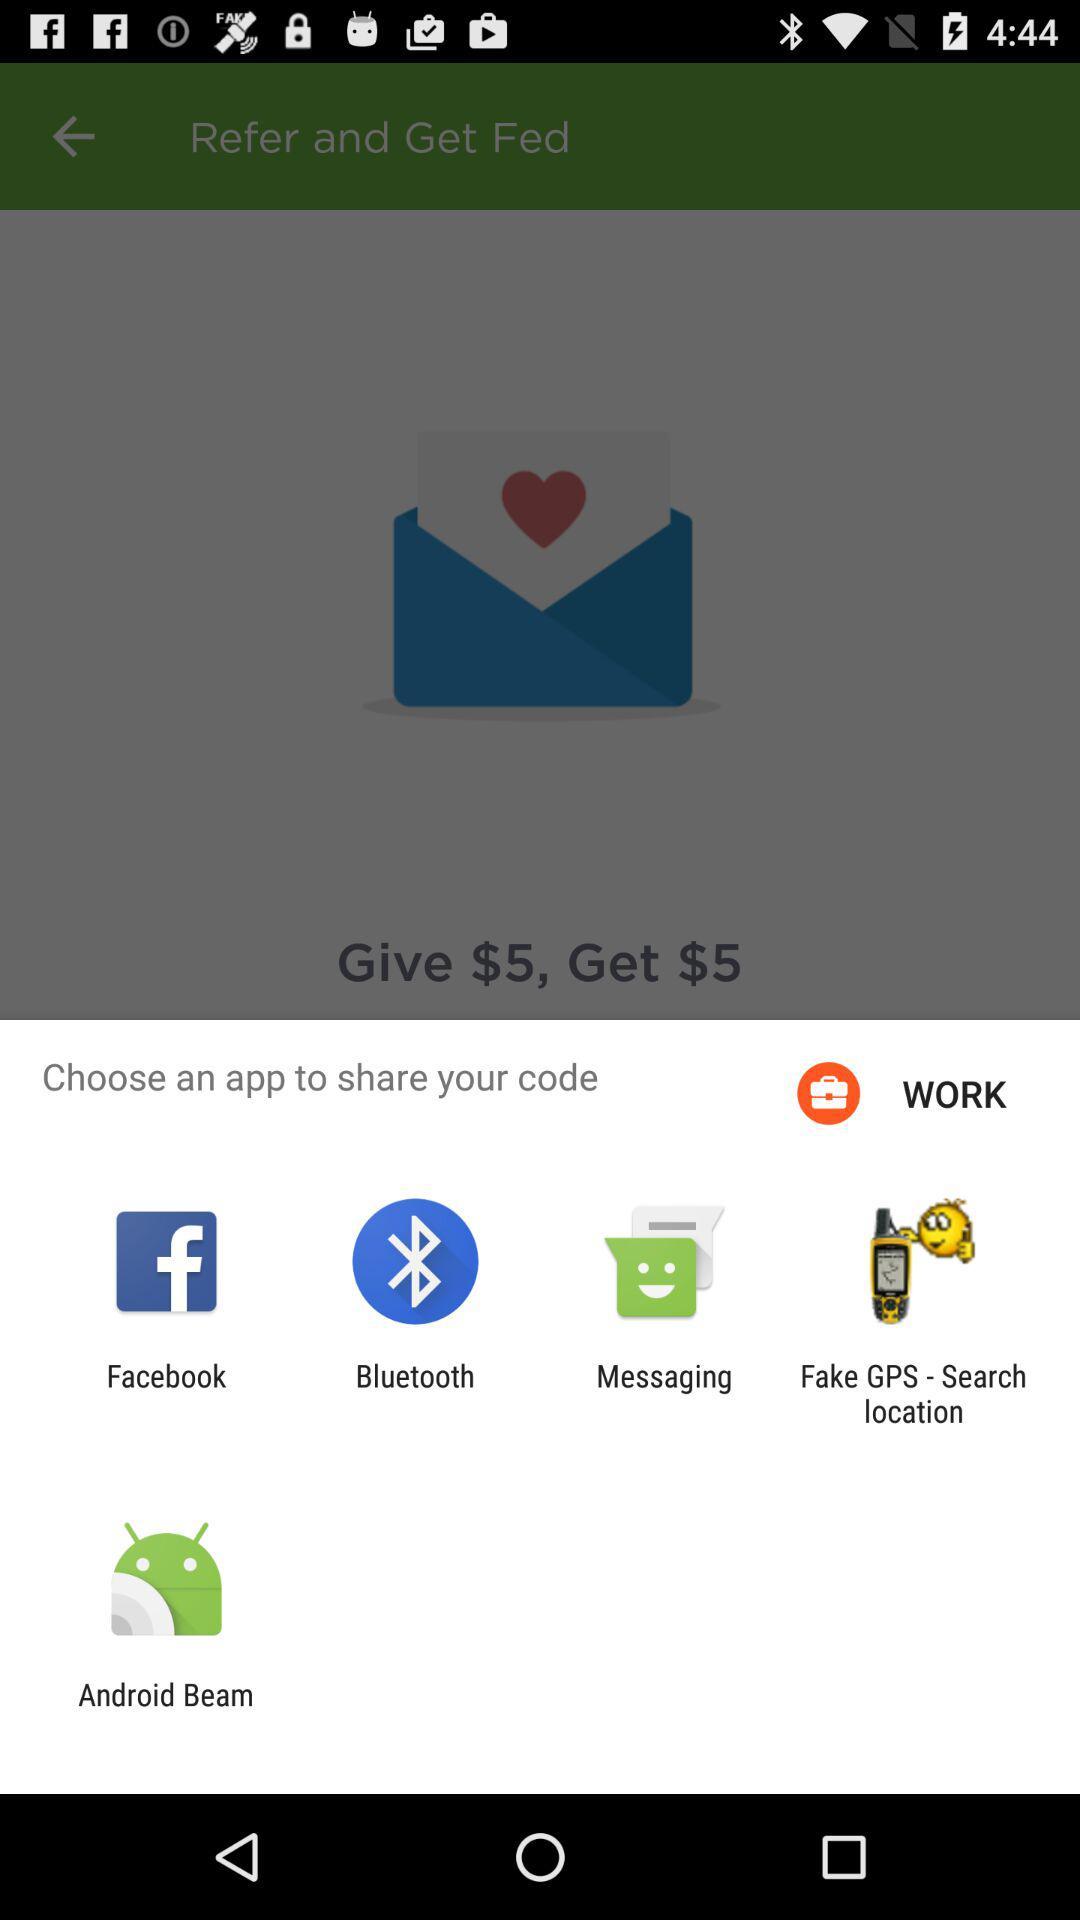  I want to click on fake gps search app, so click(913, 1392).